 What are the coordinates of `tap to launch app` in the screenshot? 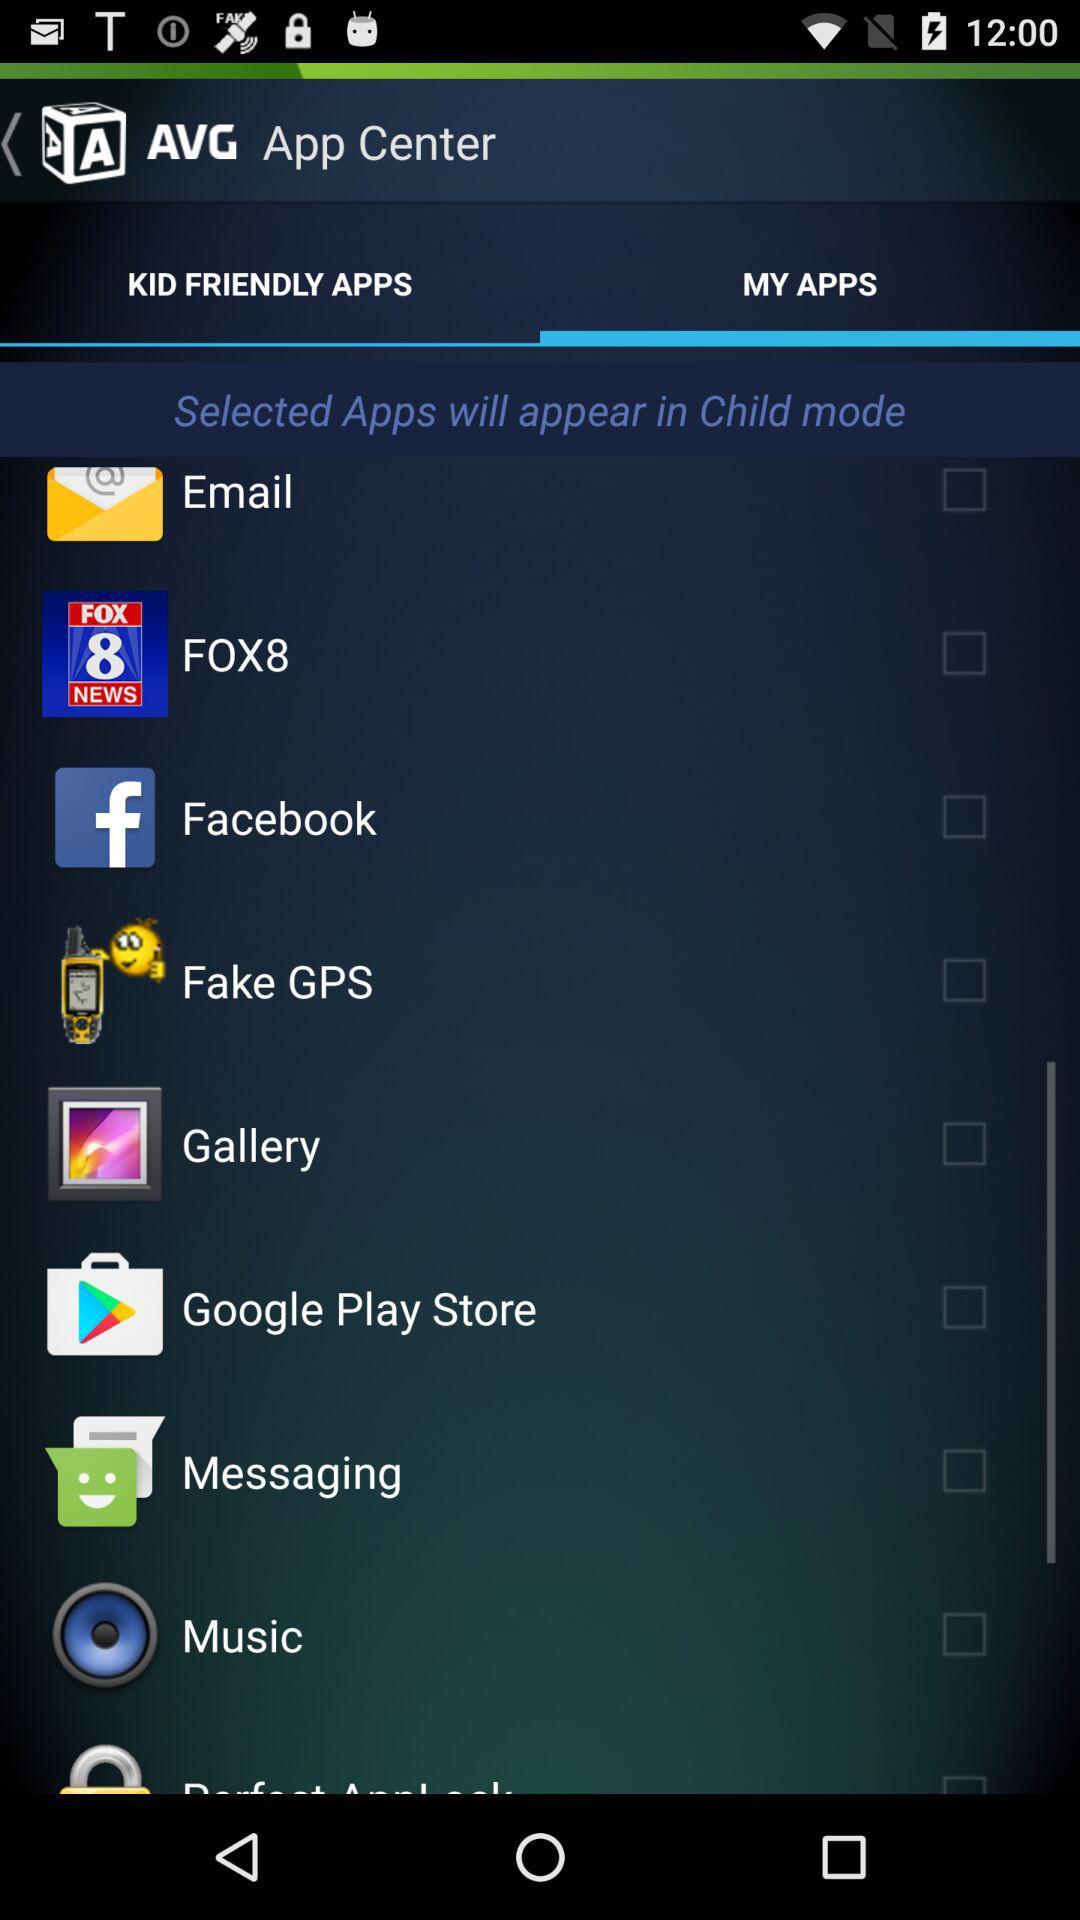 It's located at (104, 1308).